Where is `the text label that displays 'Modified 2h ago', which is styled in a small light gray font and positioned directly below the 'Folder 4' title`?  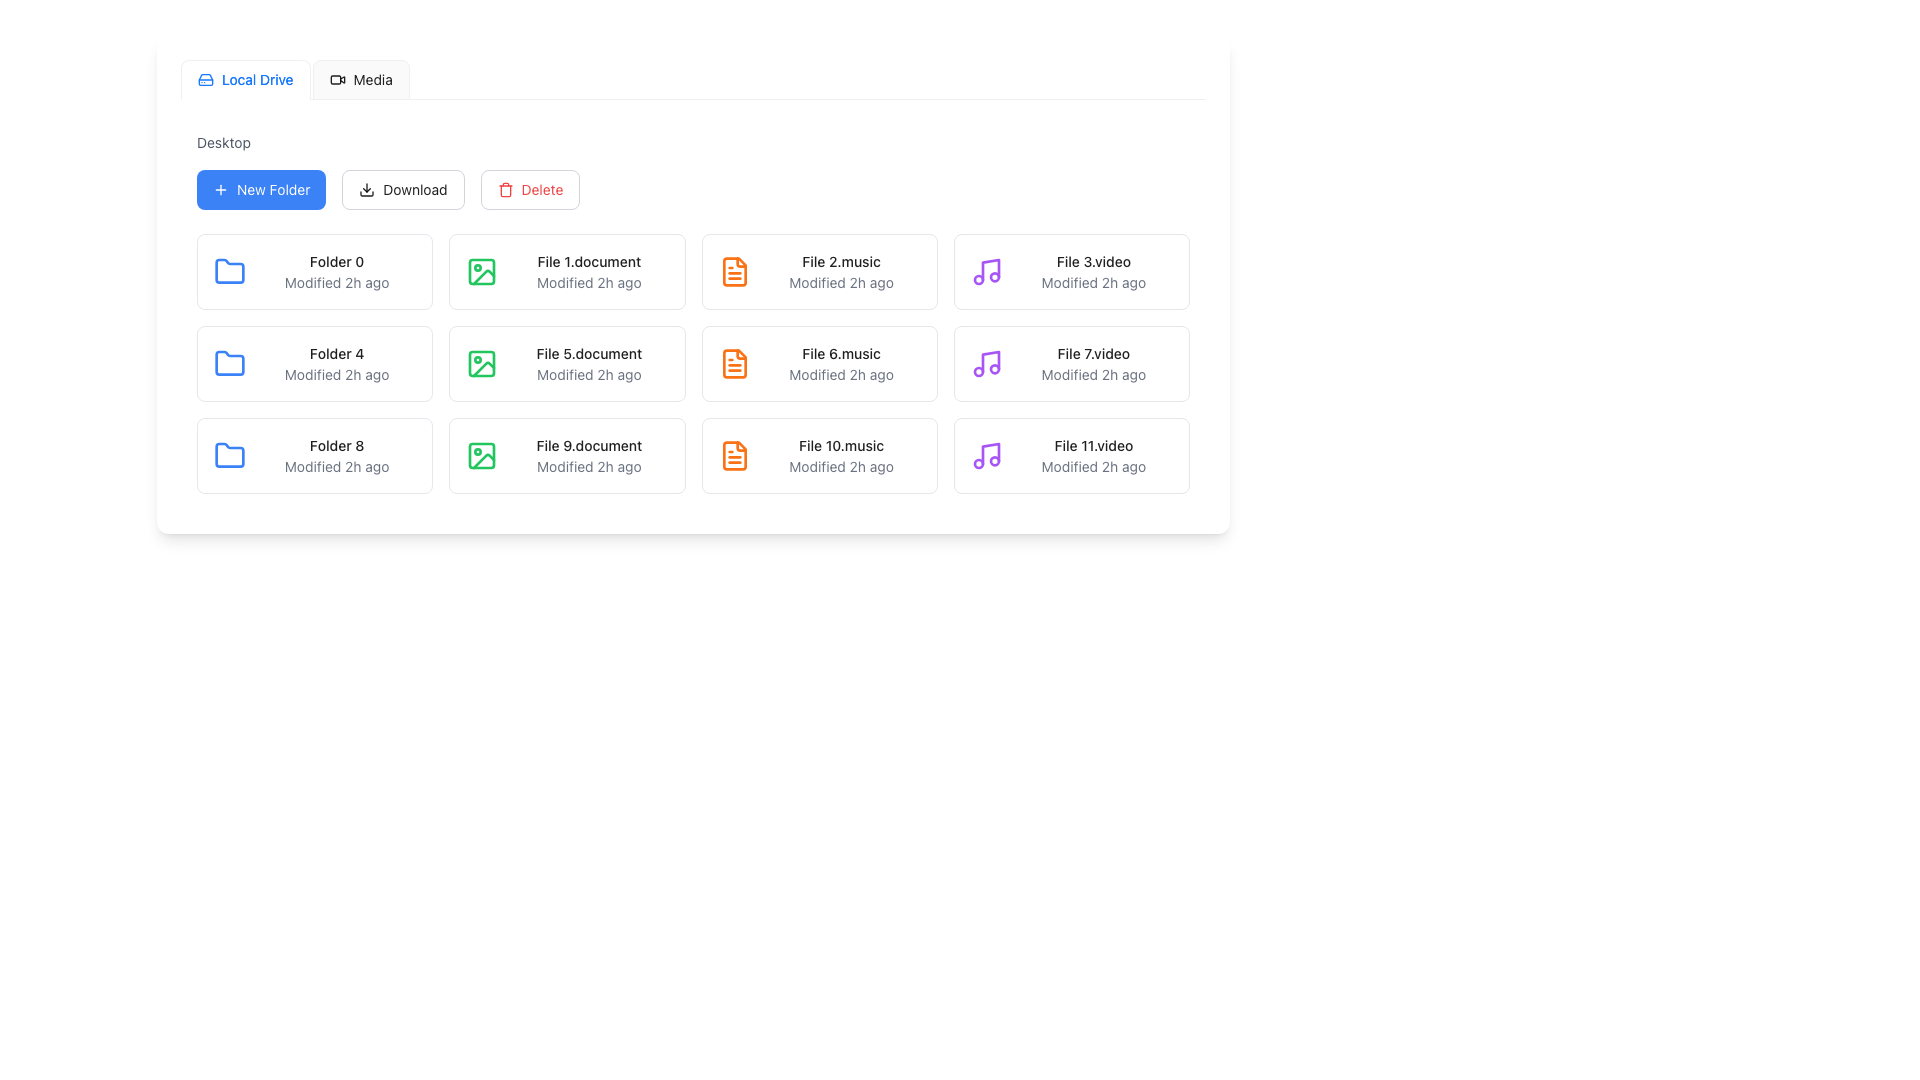 the text label that displays 'Modified 2h ago', which is styled in a small light gray font and positioned directly below the 'Folder 4' title is located at coordinates (337, 374).